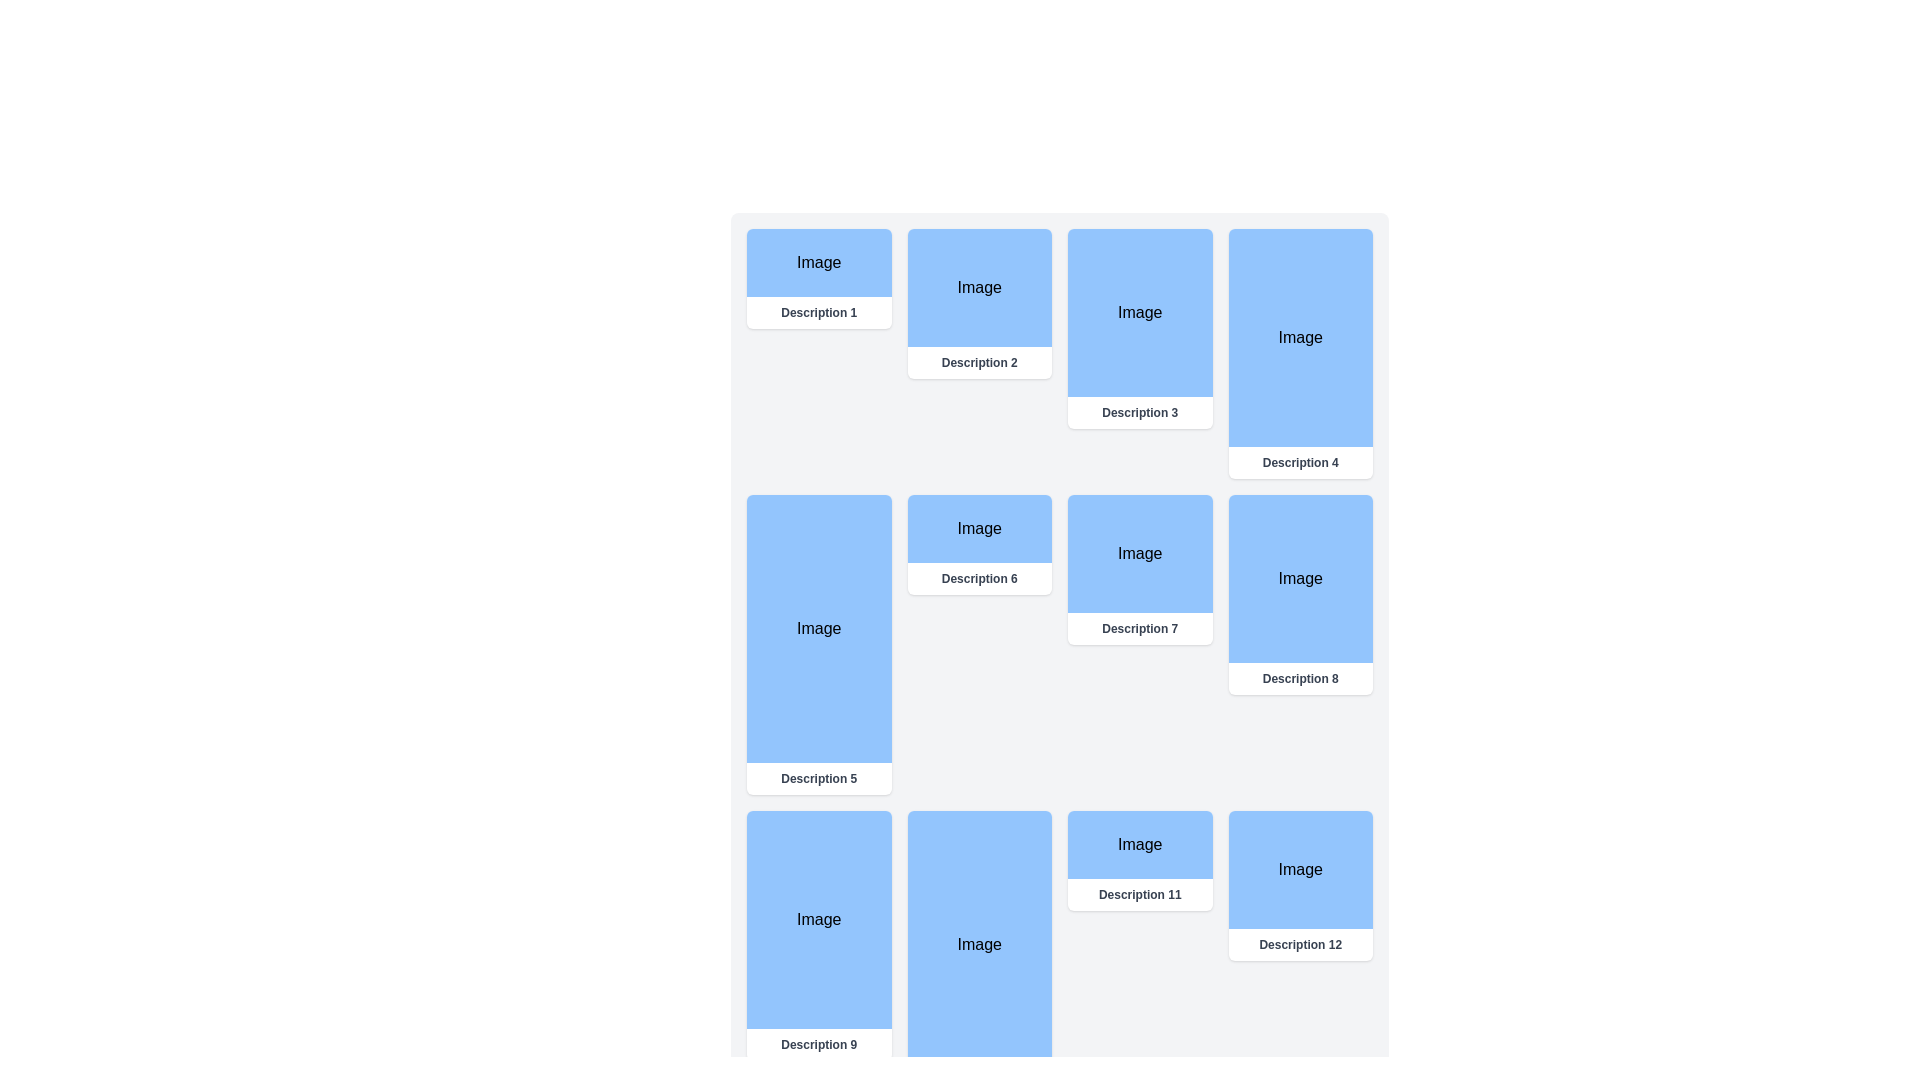 This screenshot has width=1920, height=1080. What do you see at coordinates (979, 288) in the screenshot?
I see `the rectangular visual placeholder labeled 'Image' that is light blue with black text, located in the upper middle-right section of the interface` at bounding box center [979, 288].